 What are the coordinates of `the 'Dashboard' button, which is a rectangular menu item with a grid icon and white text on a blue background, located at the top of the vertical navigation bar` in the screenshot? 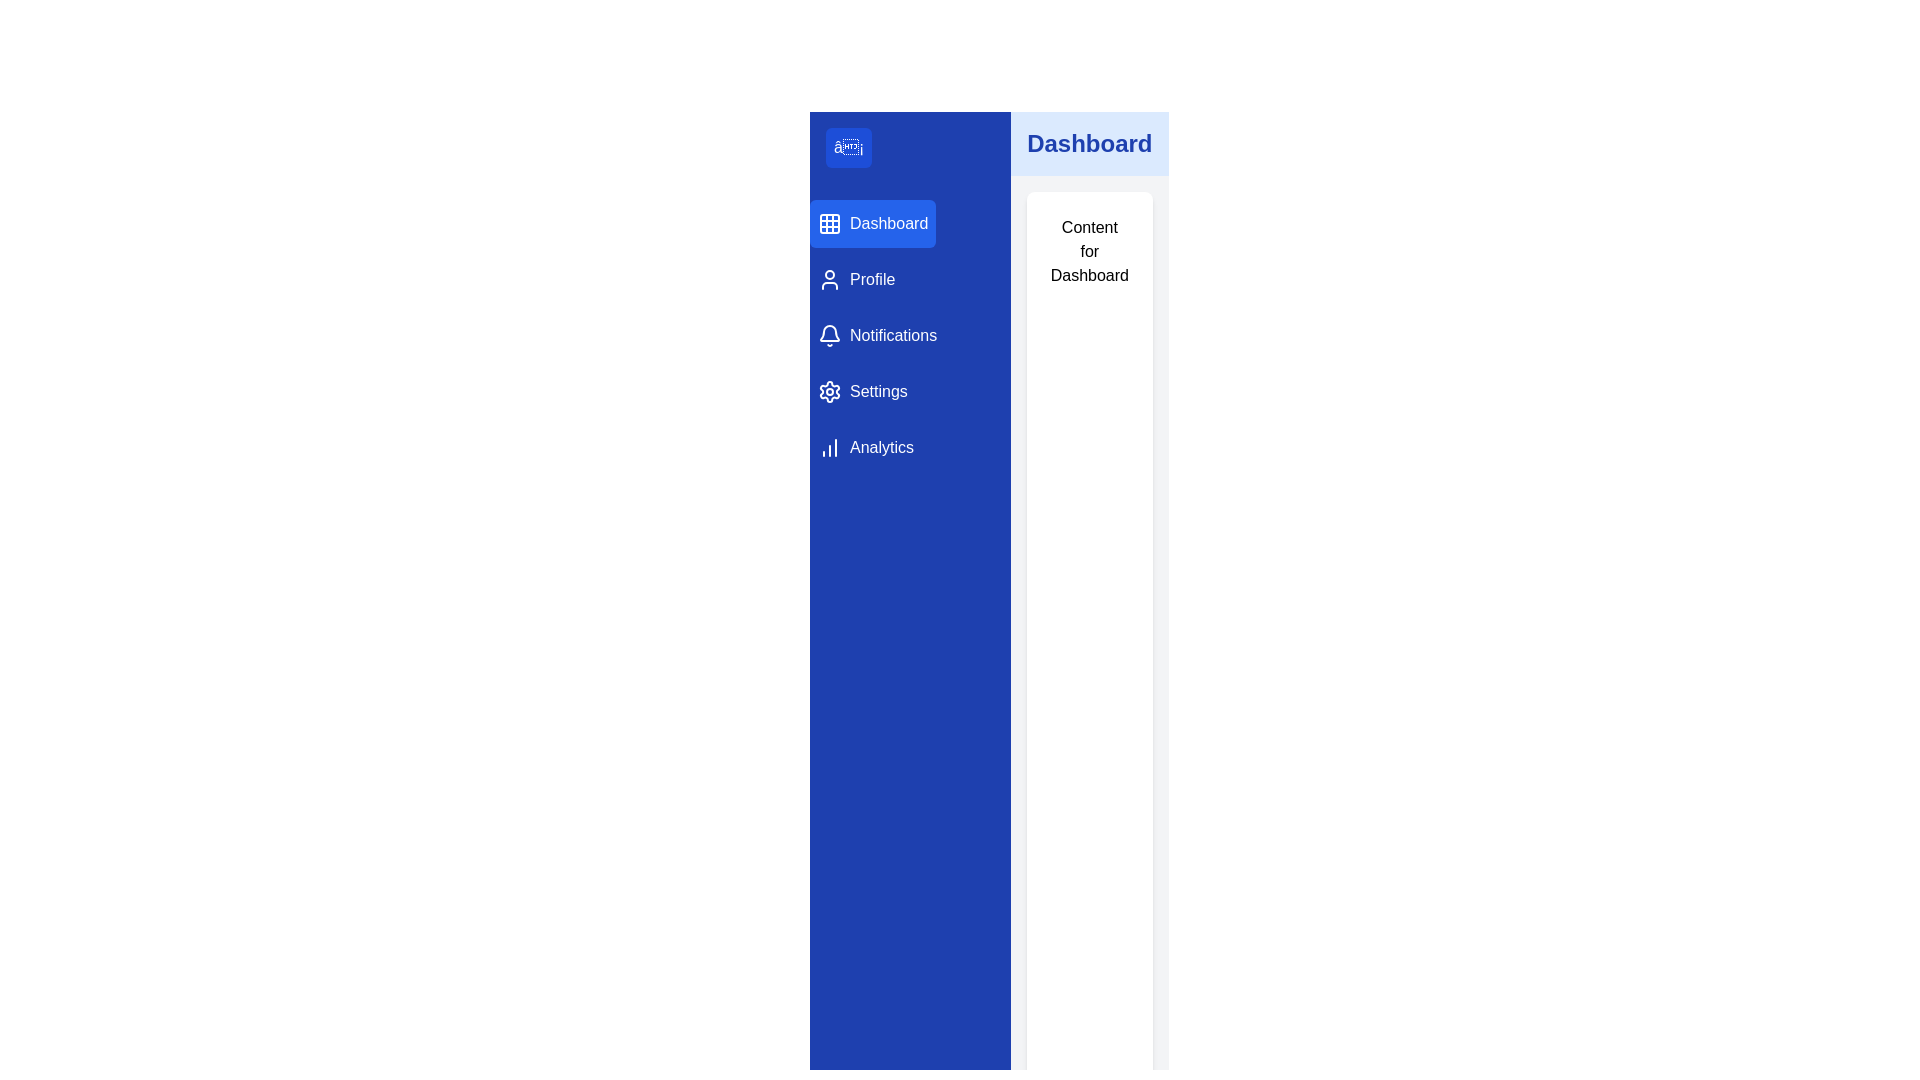 It's located at (873, 223).